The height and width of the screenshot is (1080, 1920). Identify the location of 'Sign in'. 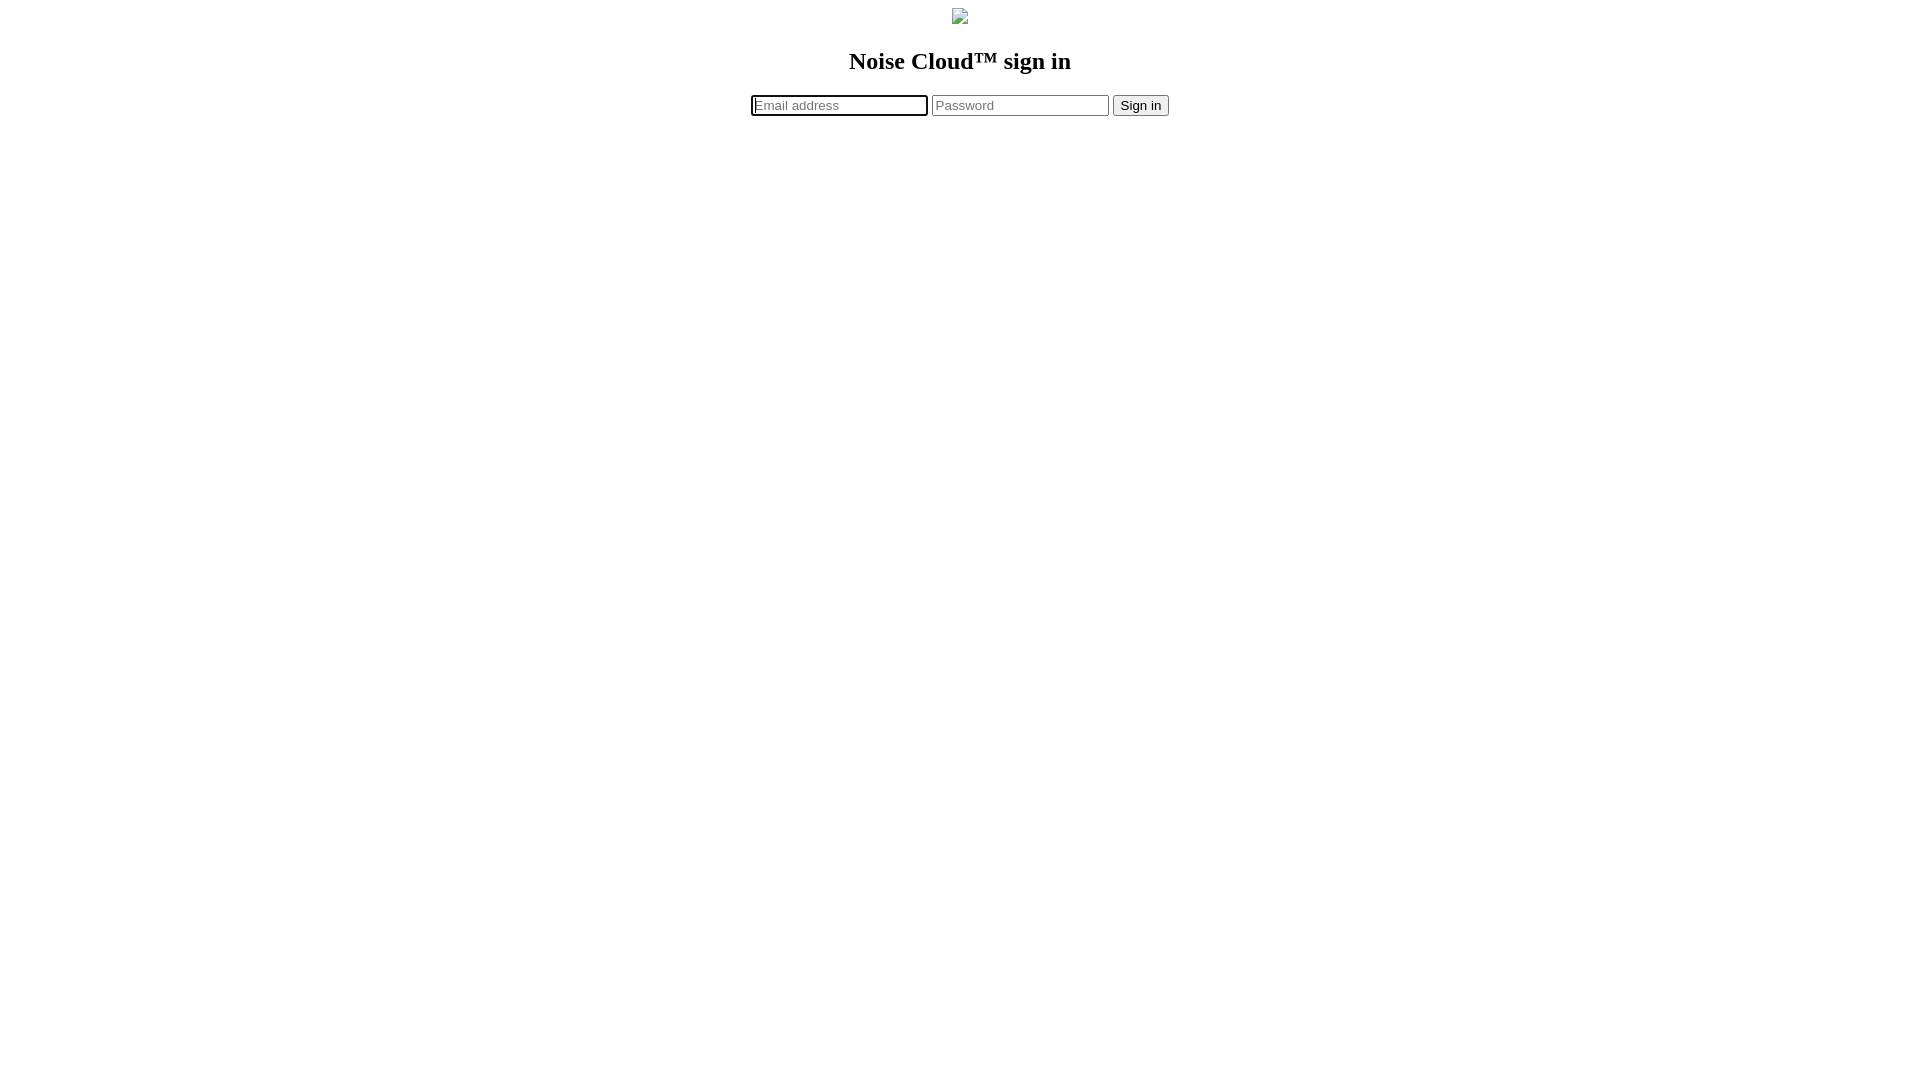
(1141, 105).